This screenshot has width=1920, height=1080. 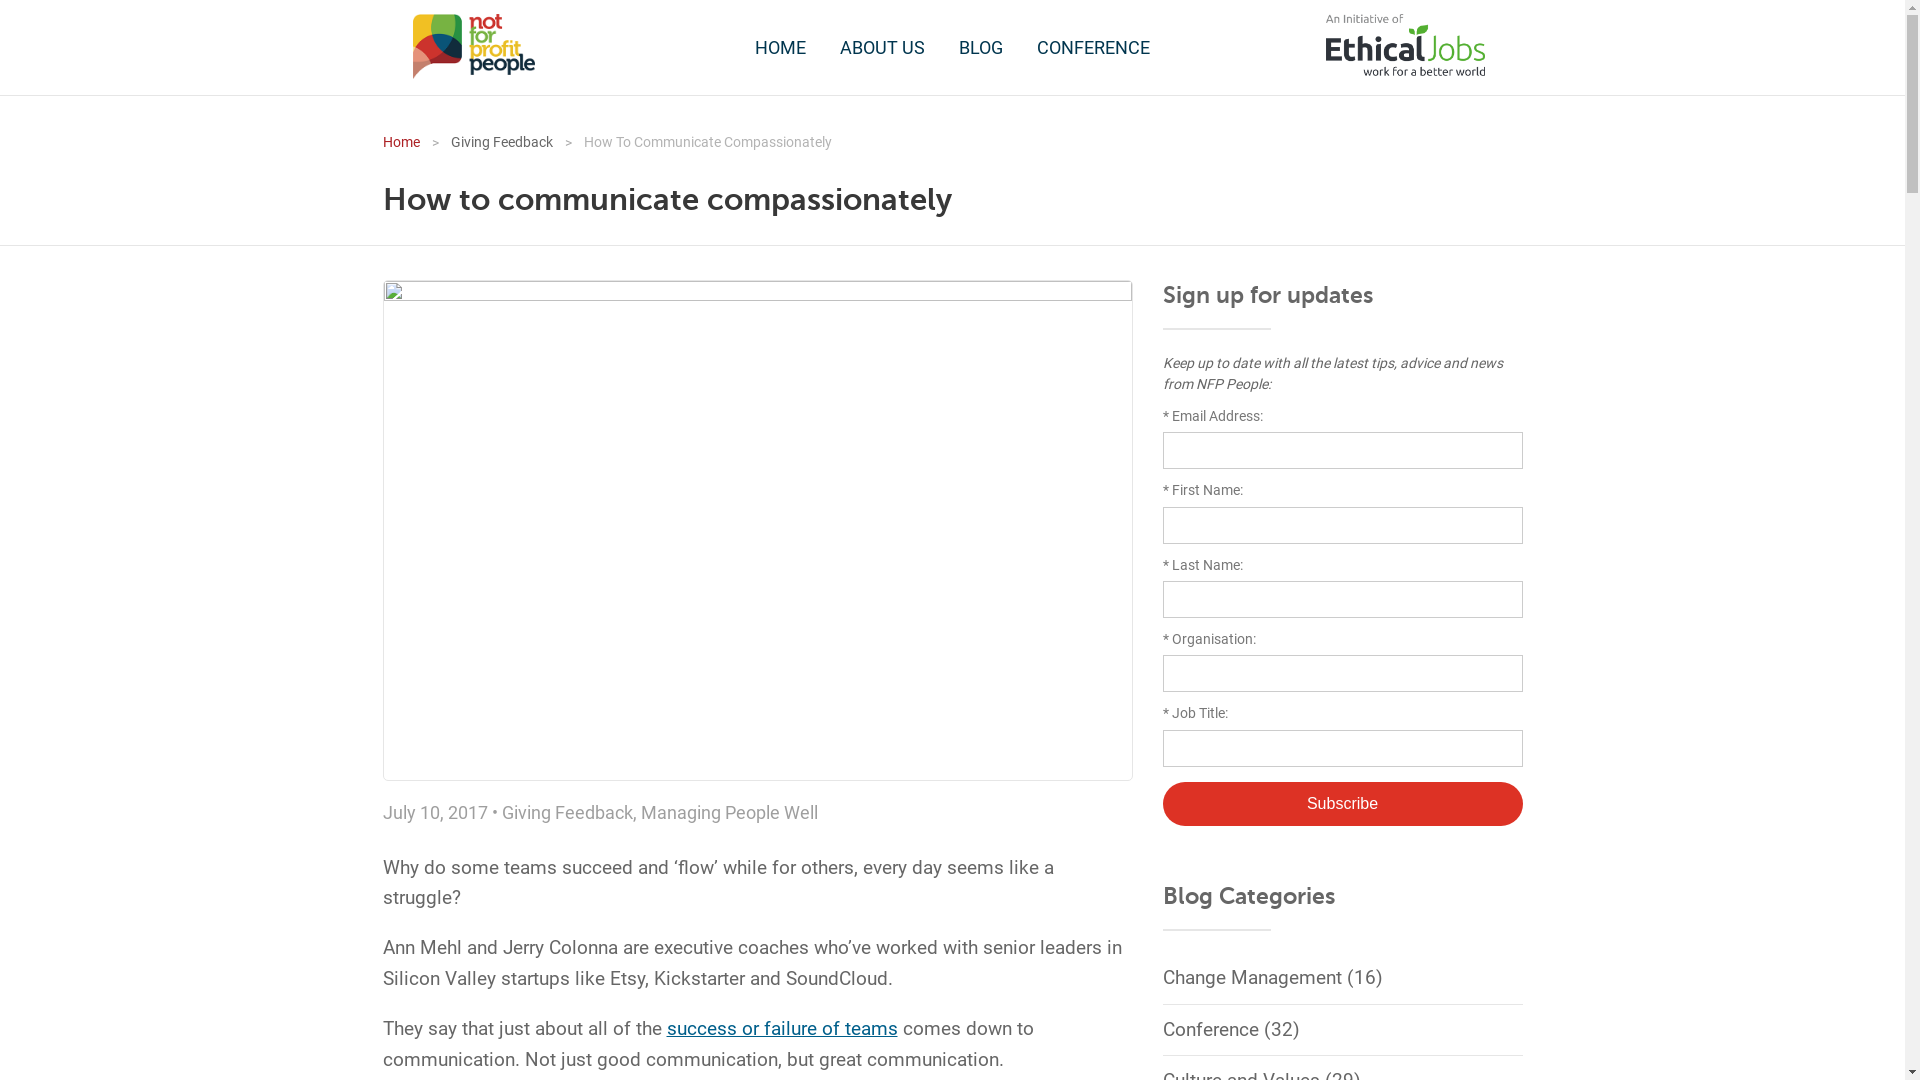 What do you see at coordinates (943, 46) in the screenshot?
I see `'BLOG'` at bounding box center [943, 46].